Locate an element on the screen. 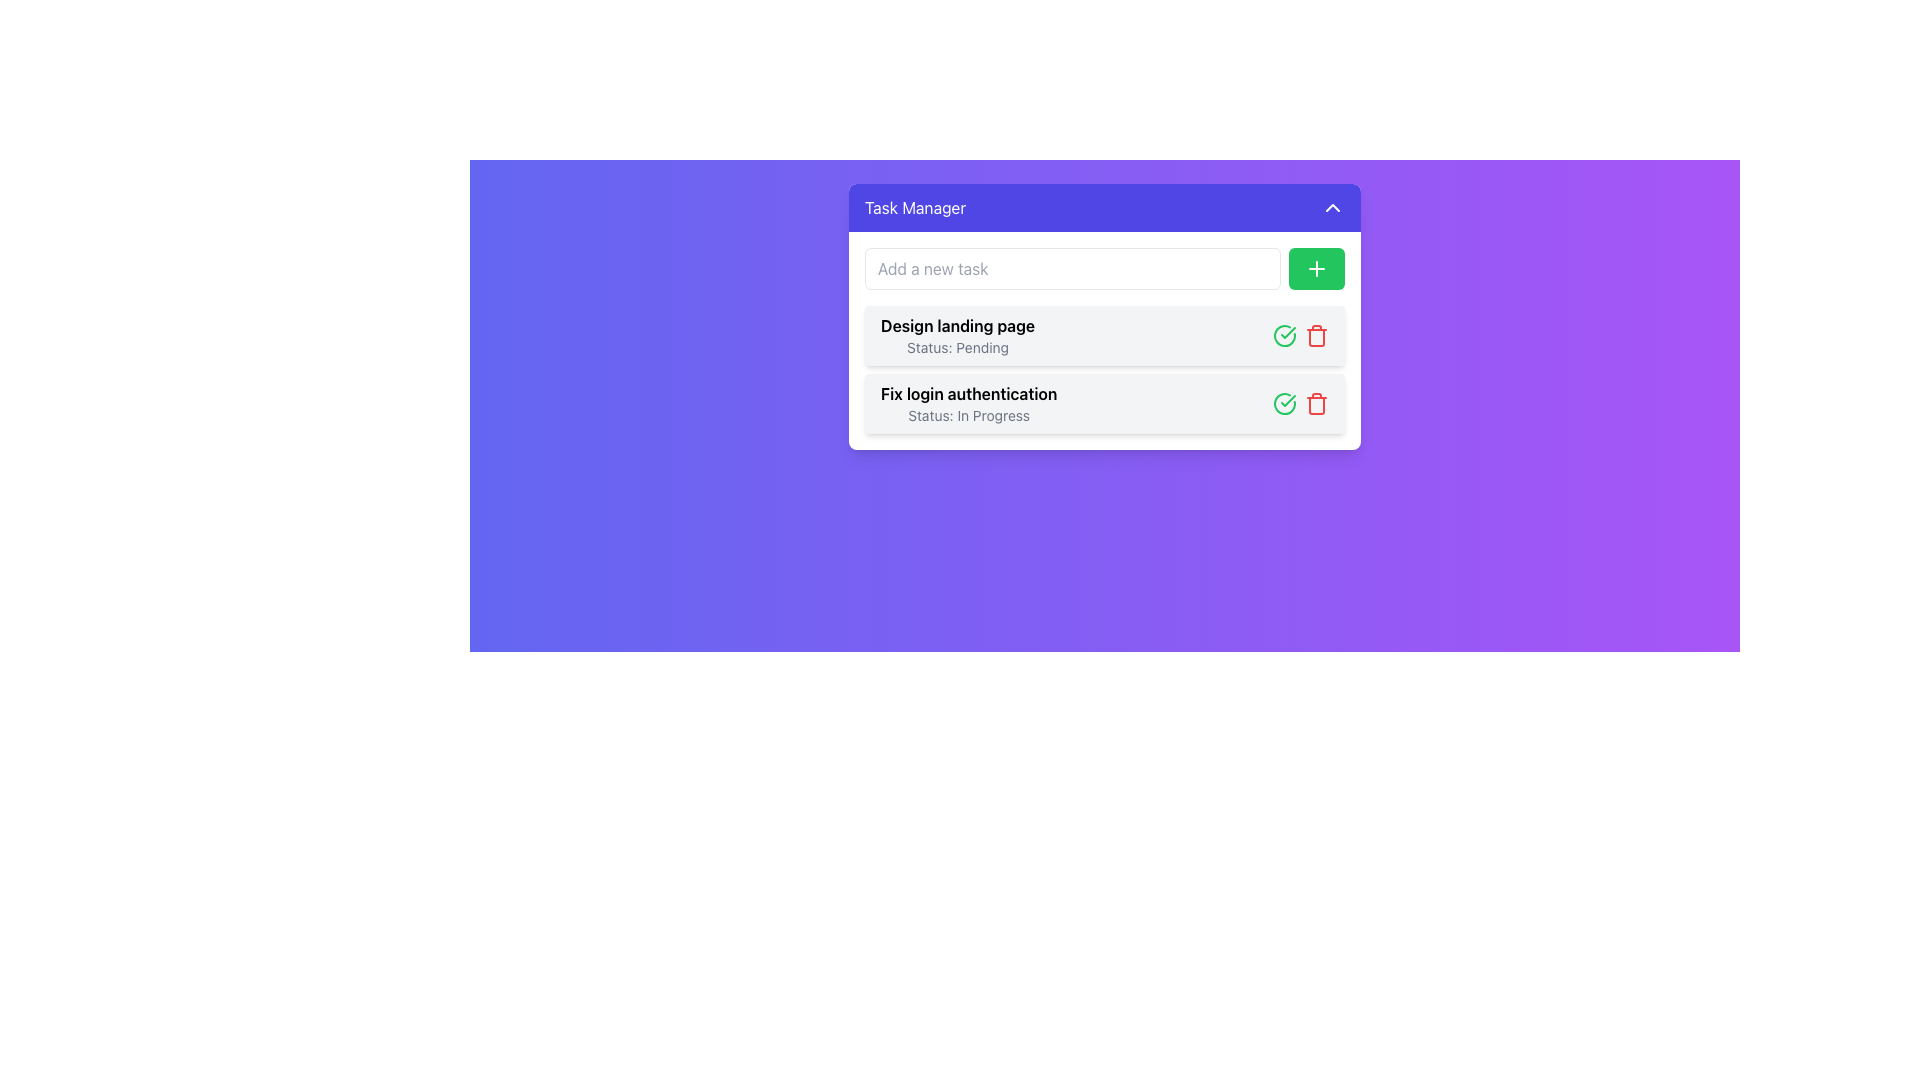 This screenshot has height=1080, width=1920. the set of interactive icons for the task 'Fix login authentication' located on the right-hand side of the task entry is located at coordinates (1300, 404).